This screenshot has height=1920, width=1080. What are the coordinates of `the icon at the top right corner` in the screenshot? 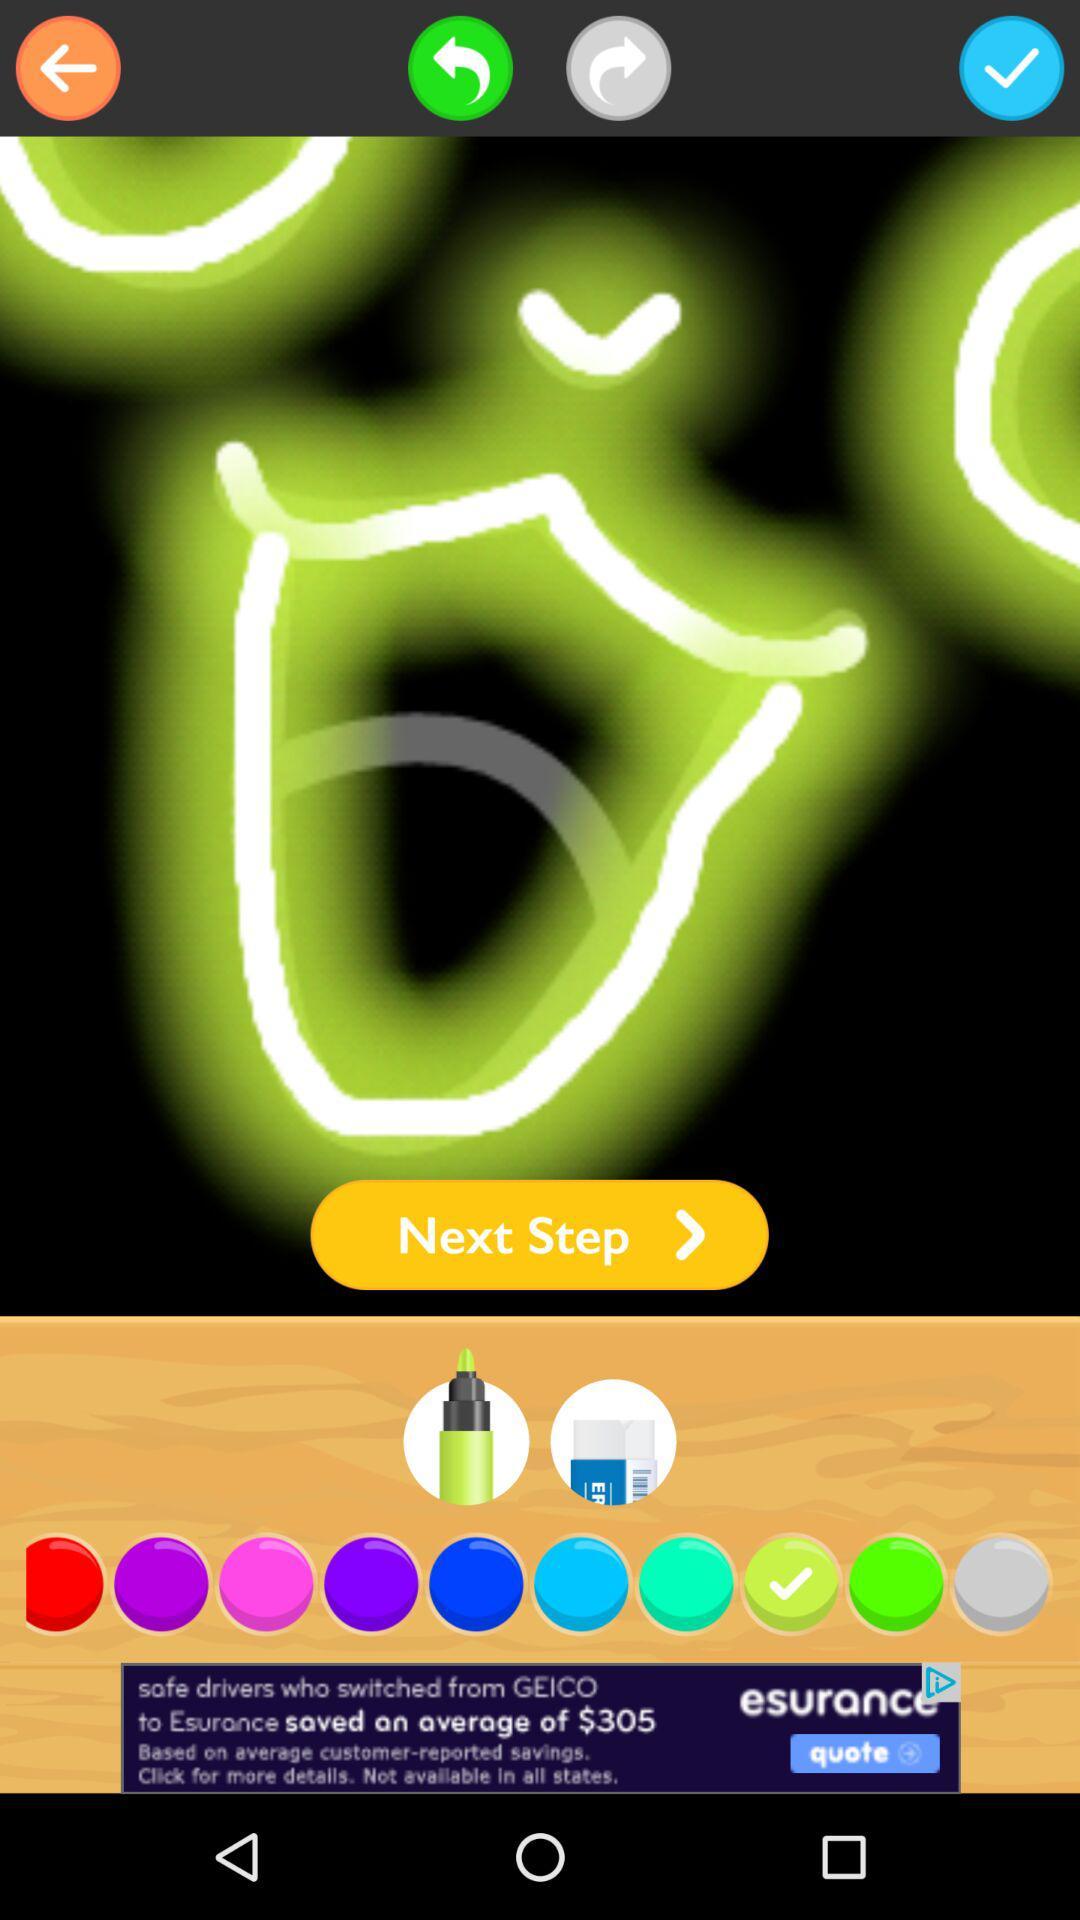 It's located at (1011, 68).